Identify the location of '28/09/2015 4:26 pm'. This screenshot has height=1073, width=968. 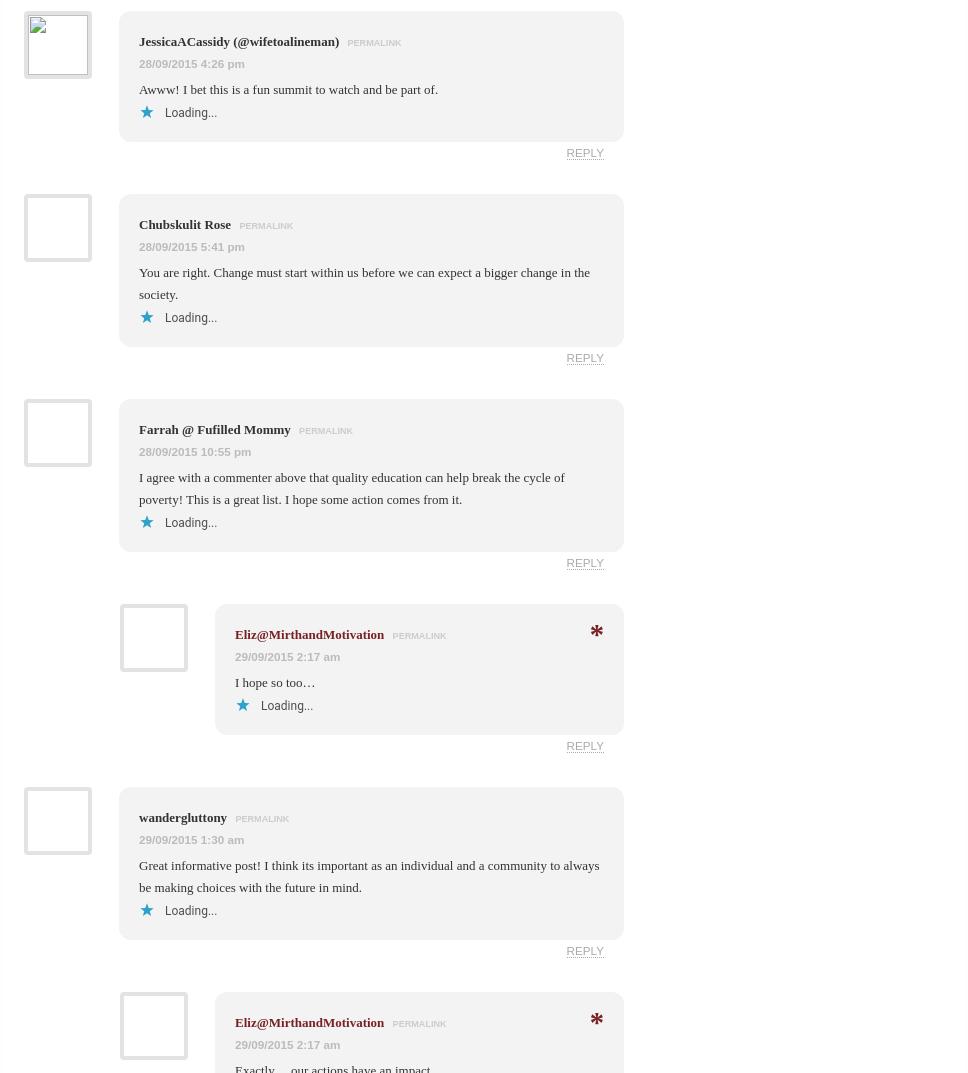
(191, 62).